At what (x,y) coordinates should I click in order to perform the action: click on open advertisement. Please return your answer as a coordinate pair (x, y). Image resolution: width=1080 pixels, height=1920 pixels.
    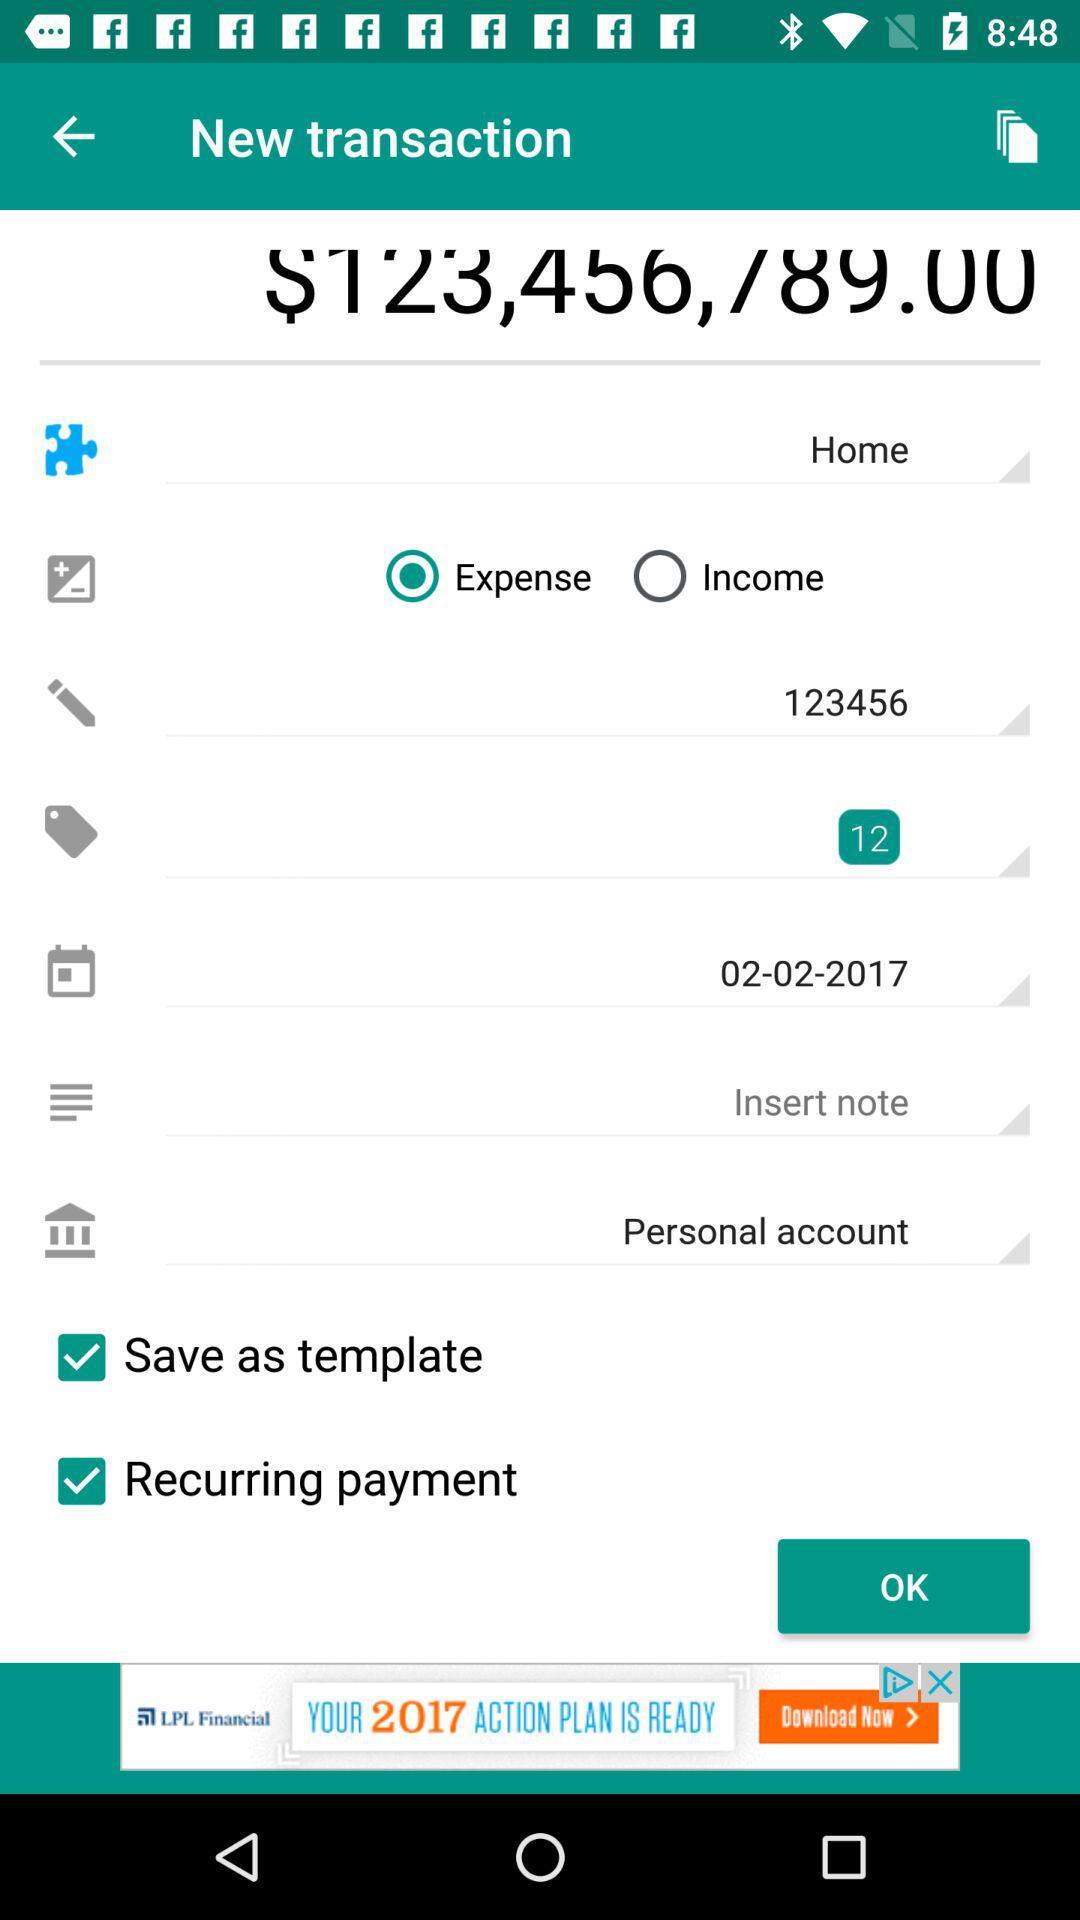
    Looking at the image, I should click on (540, 1727).